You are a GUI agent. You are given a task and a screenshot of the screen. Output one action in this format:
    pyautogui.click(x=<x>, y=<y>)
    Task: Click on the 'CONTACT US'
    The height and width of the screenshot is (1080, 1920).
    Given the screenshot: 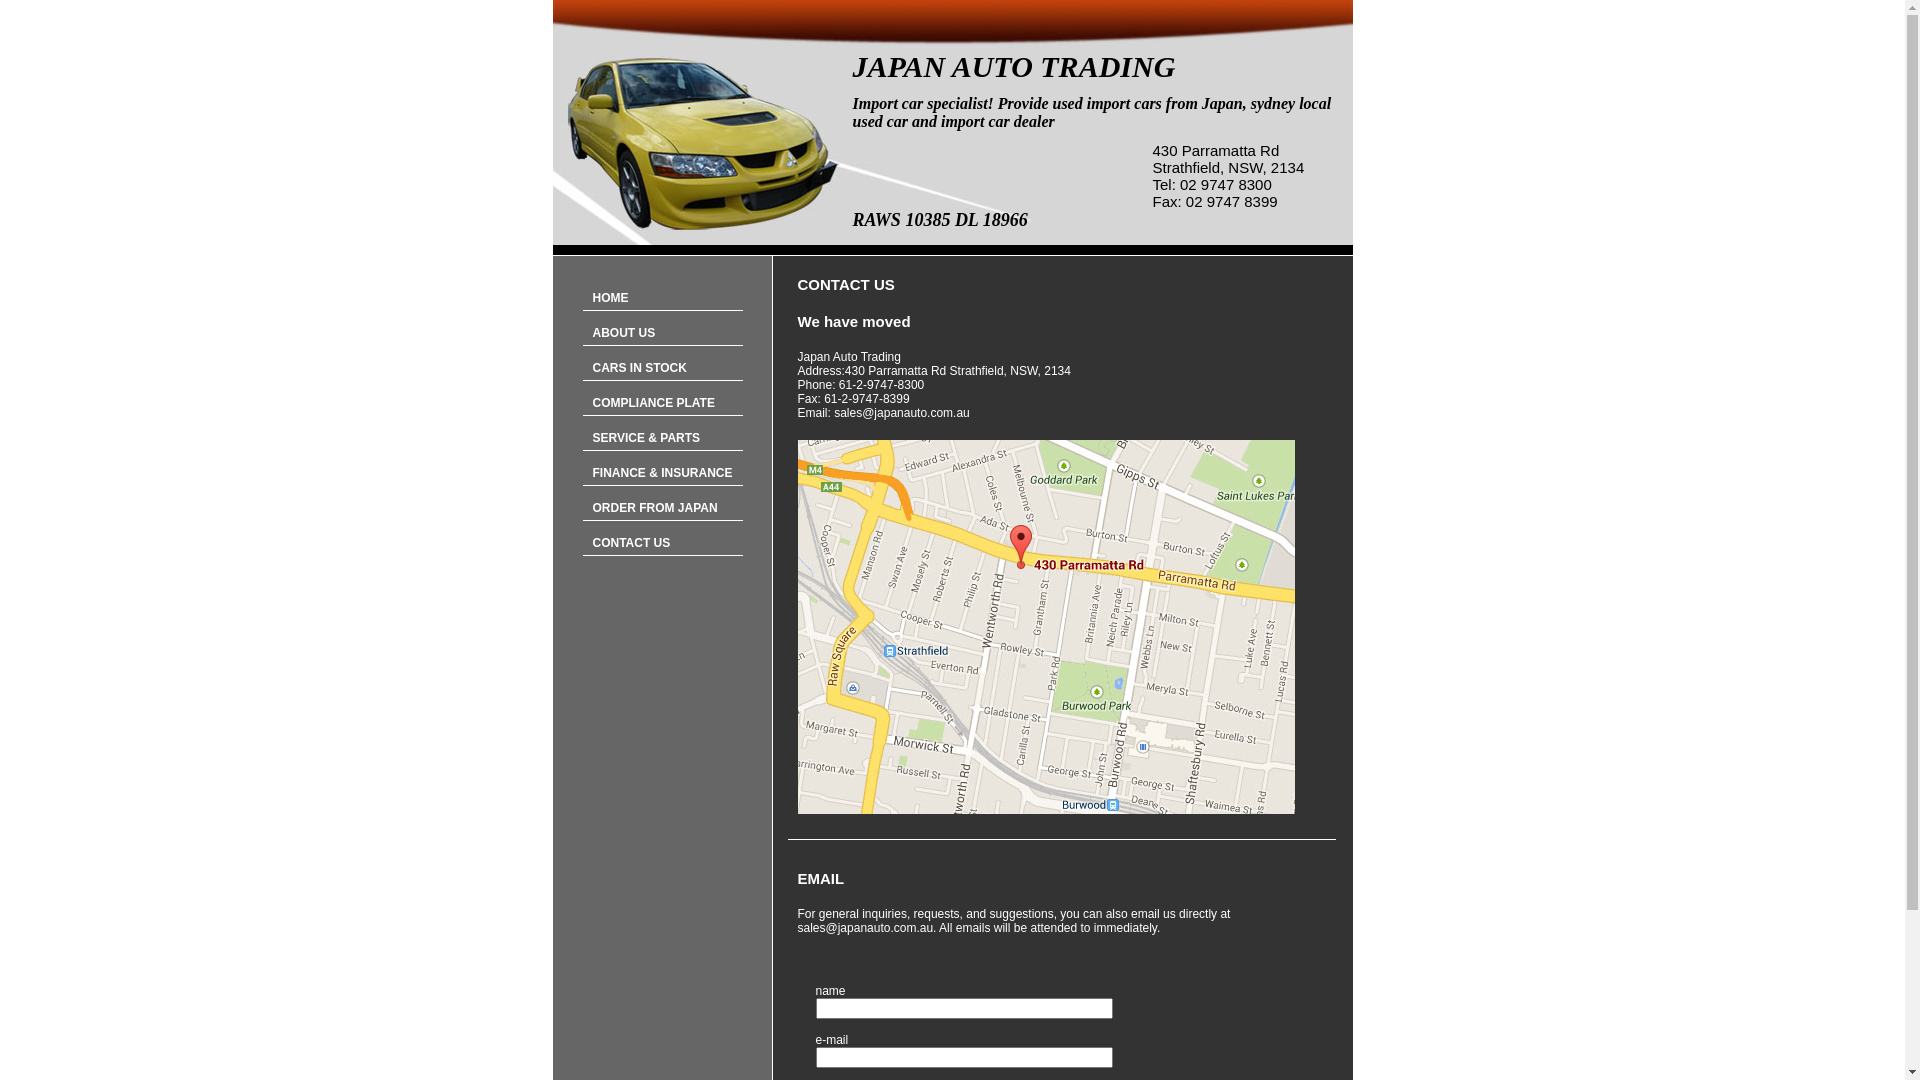 What is the action you would take?
    pyautogui.click(x=662, y=543)
    